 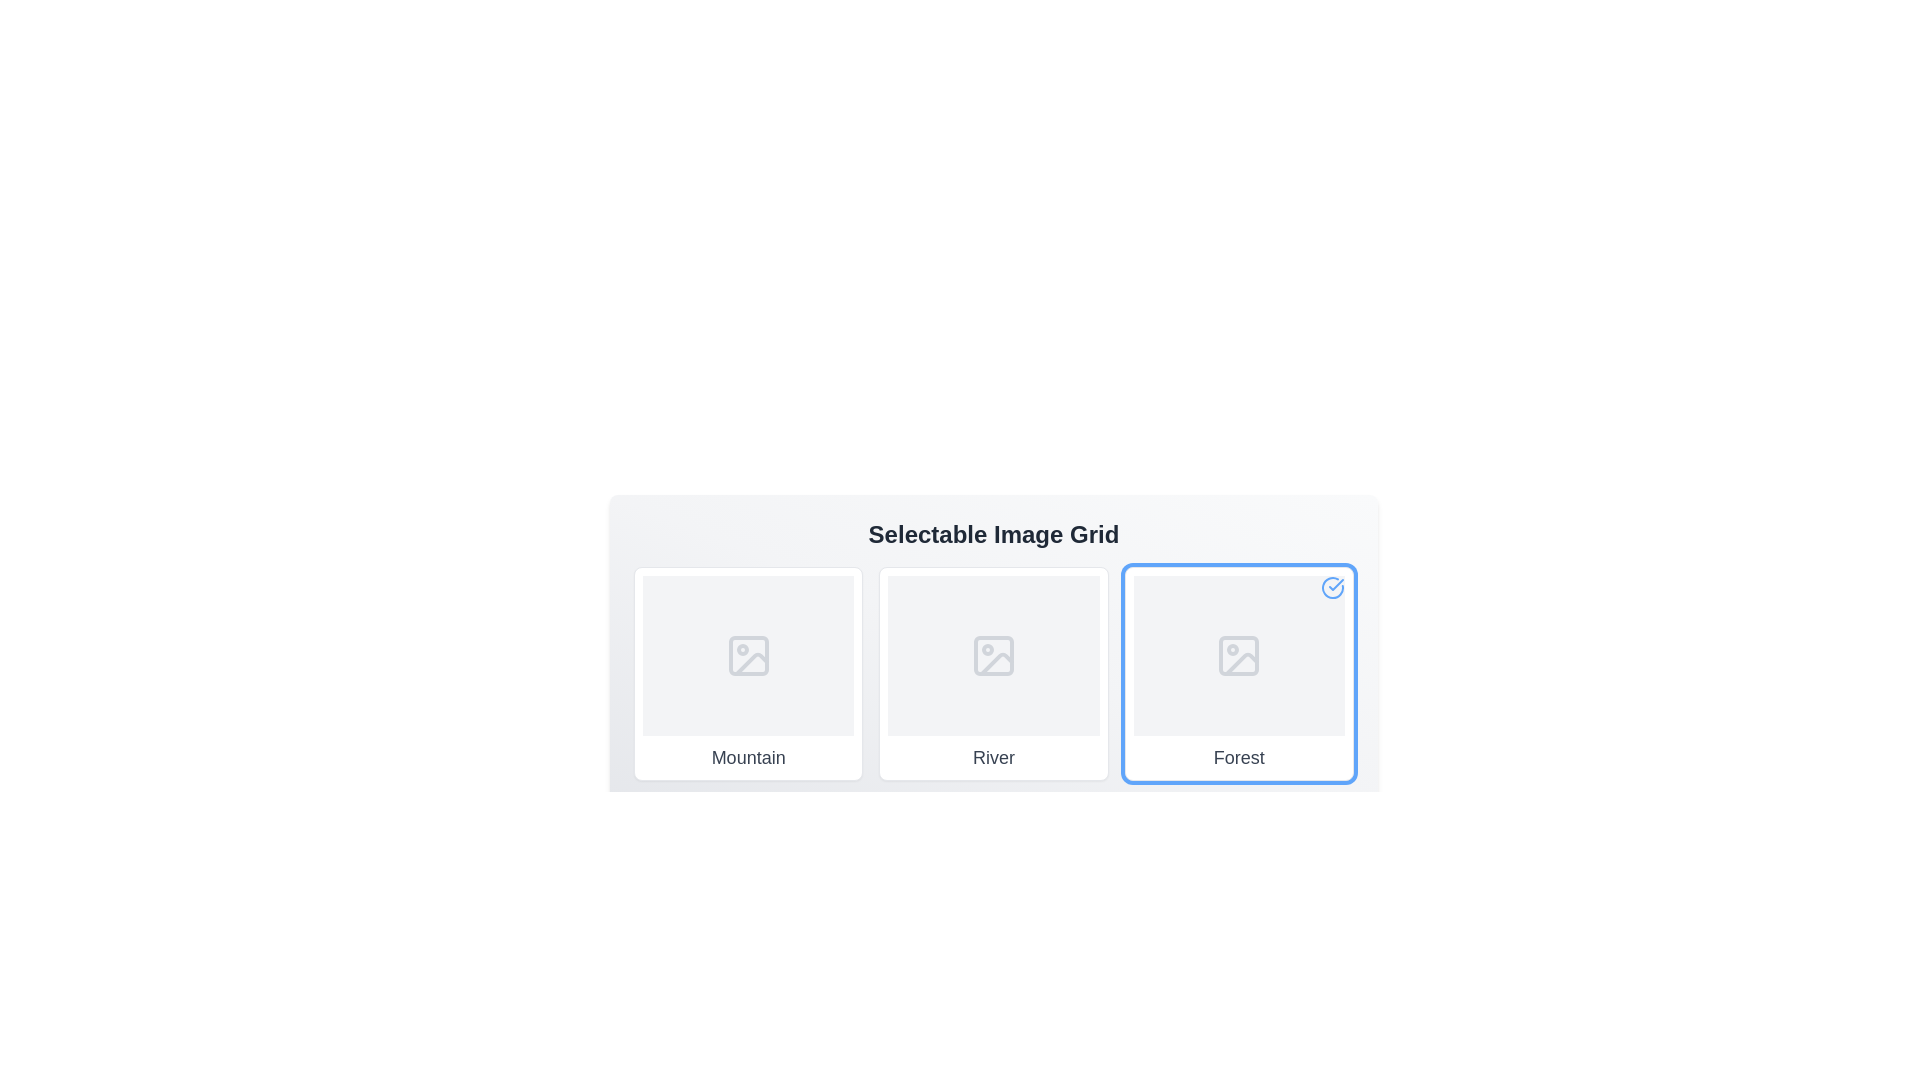 What do you see at coordinates (747, 674) in the screenshot?
I see `the selectable image grid item labeled Mountain to observe hover effects` at bounding box center [747, 674].